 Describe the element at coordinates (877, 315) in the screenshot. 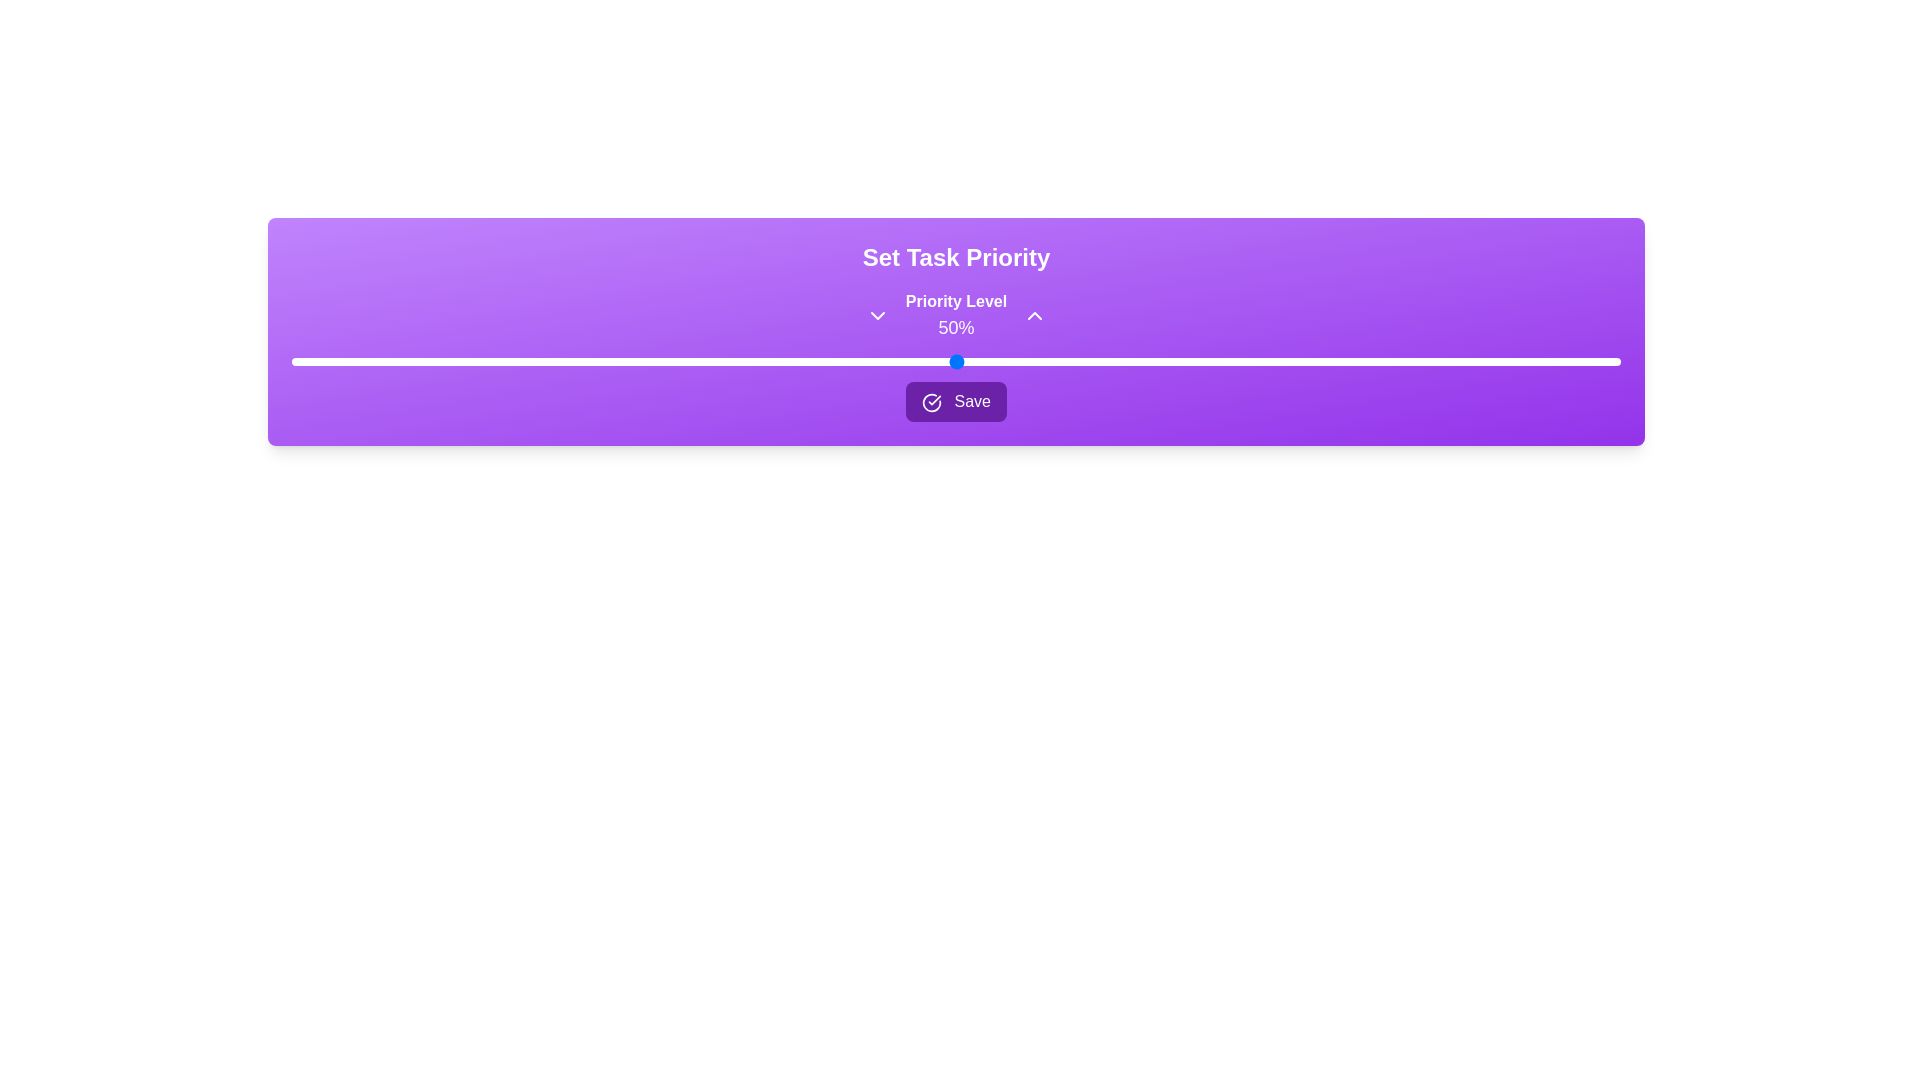

I see `the downward-pointing chevron icon button` at that location.